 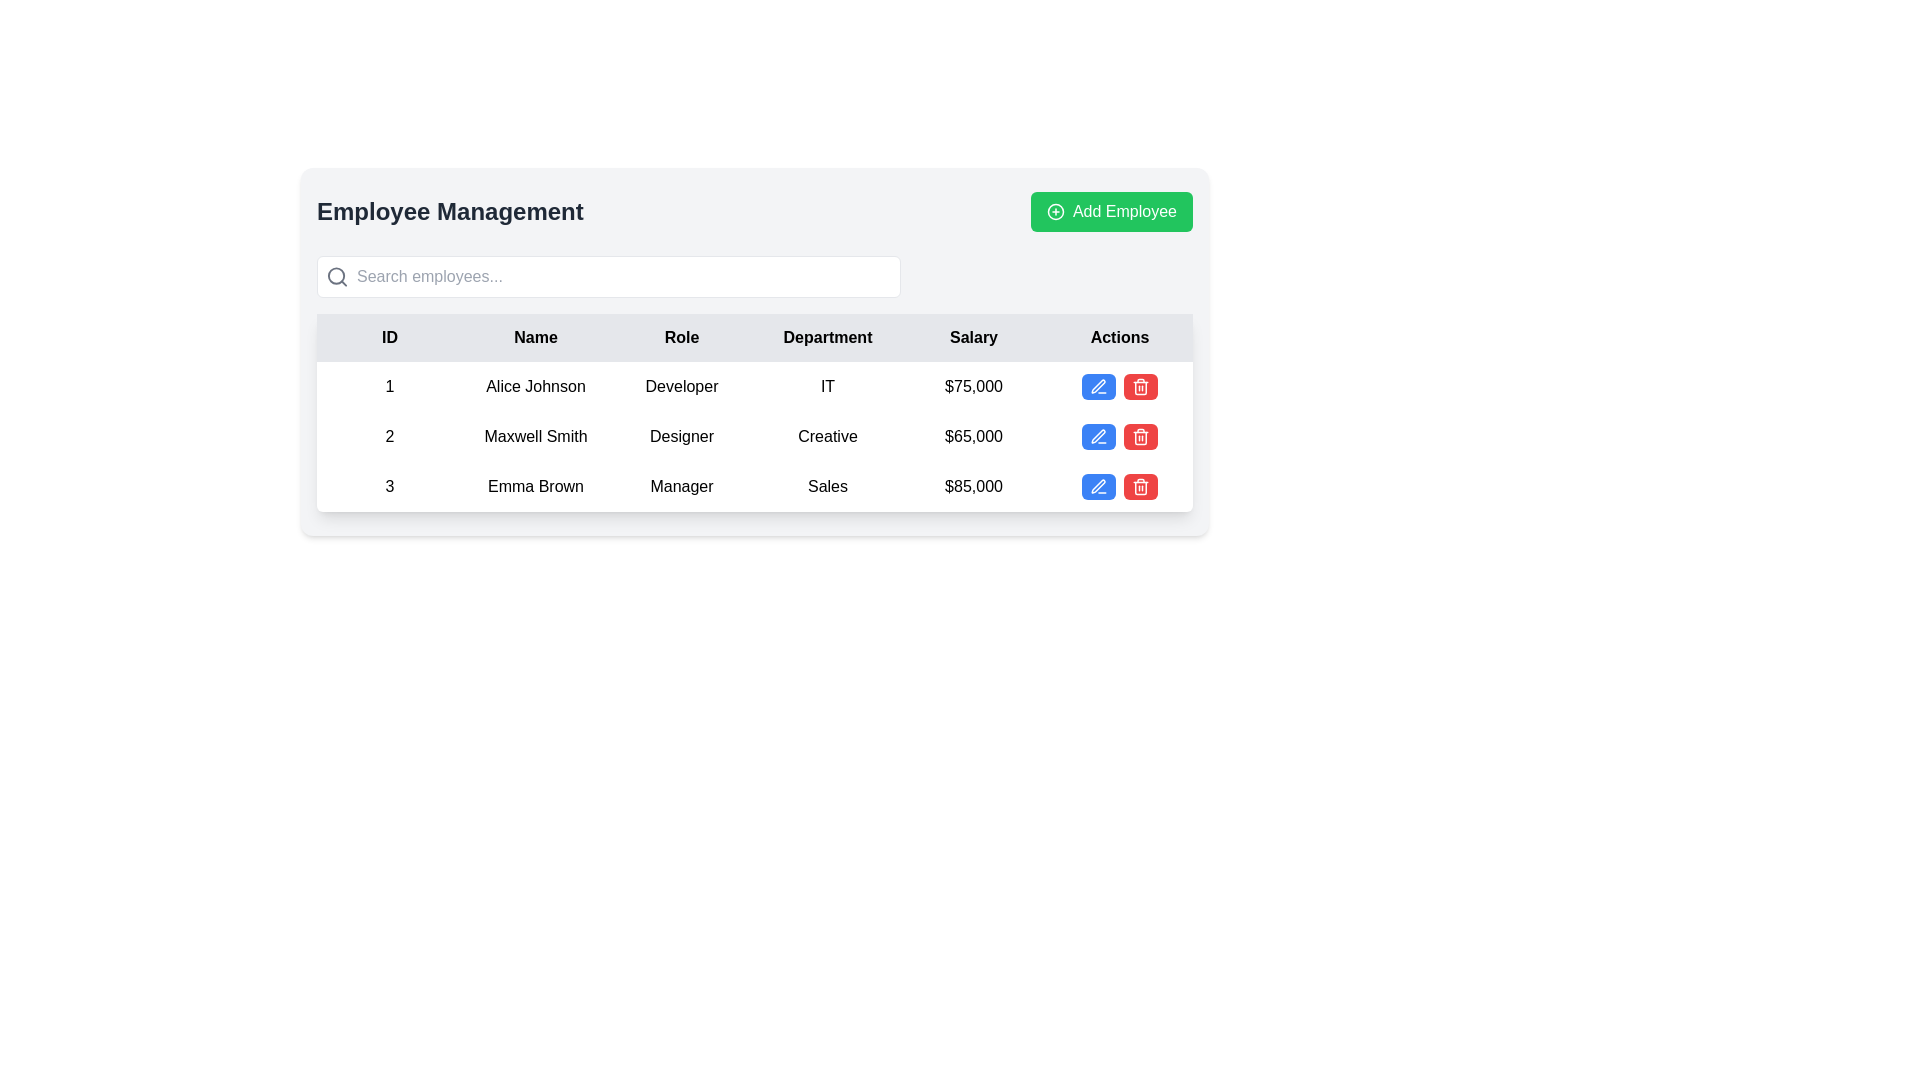 What do you see at coordinates (1141, 435) in the screenshot?
I see `the trash icon button, which is a red square button with a white trash bin icon, located in the 'Actions' column of the employee table` at bounding box center [1141, 435].